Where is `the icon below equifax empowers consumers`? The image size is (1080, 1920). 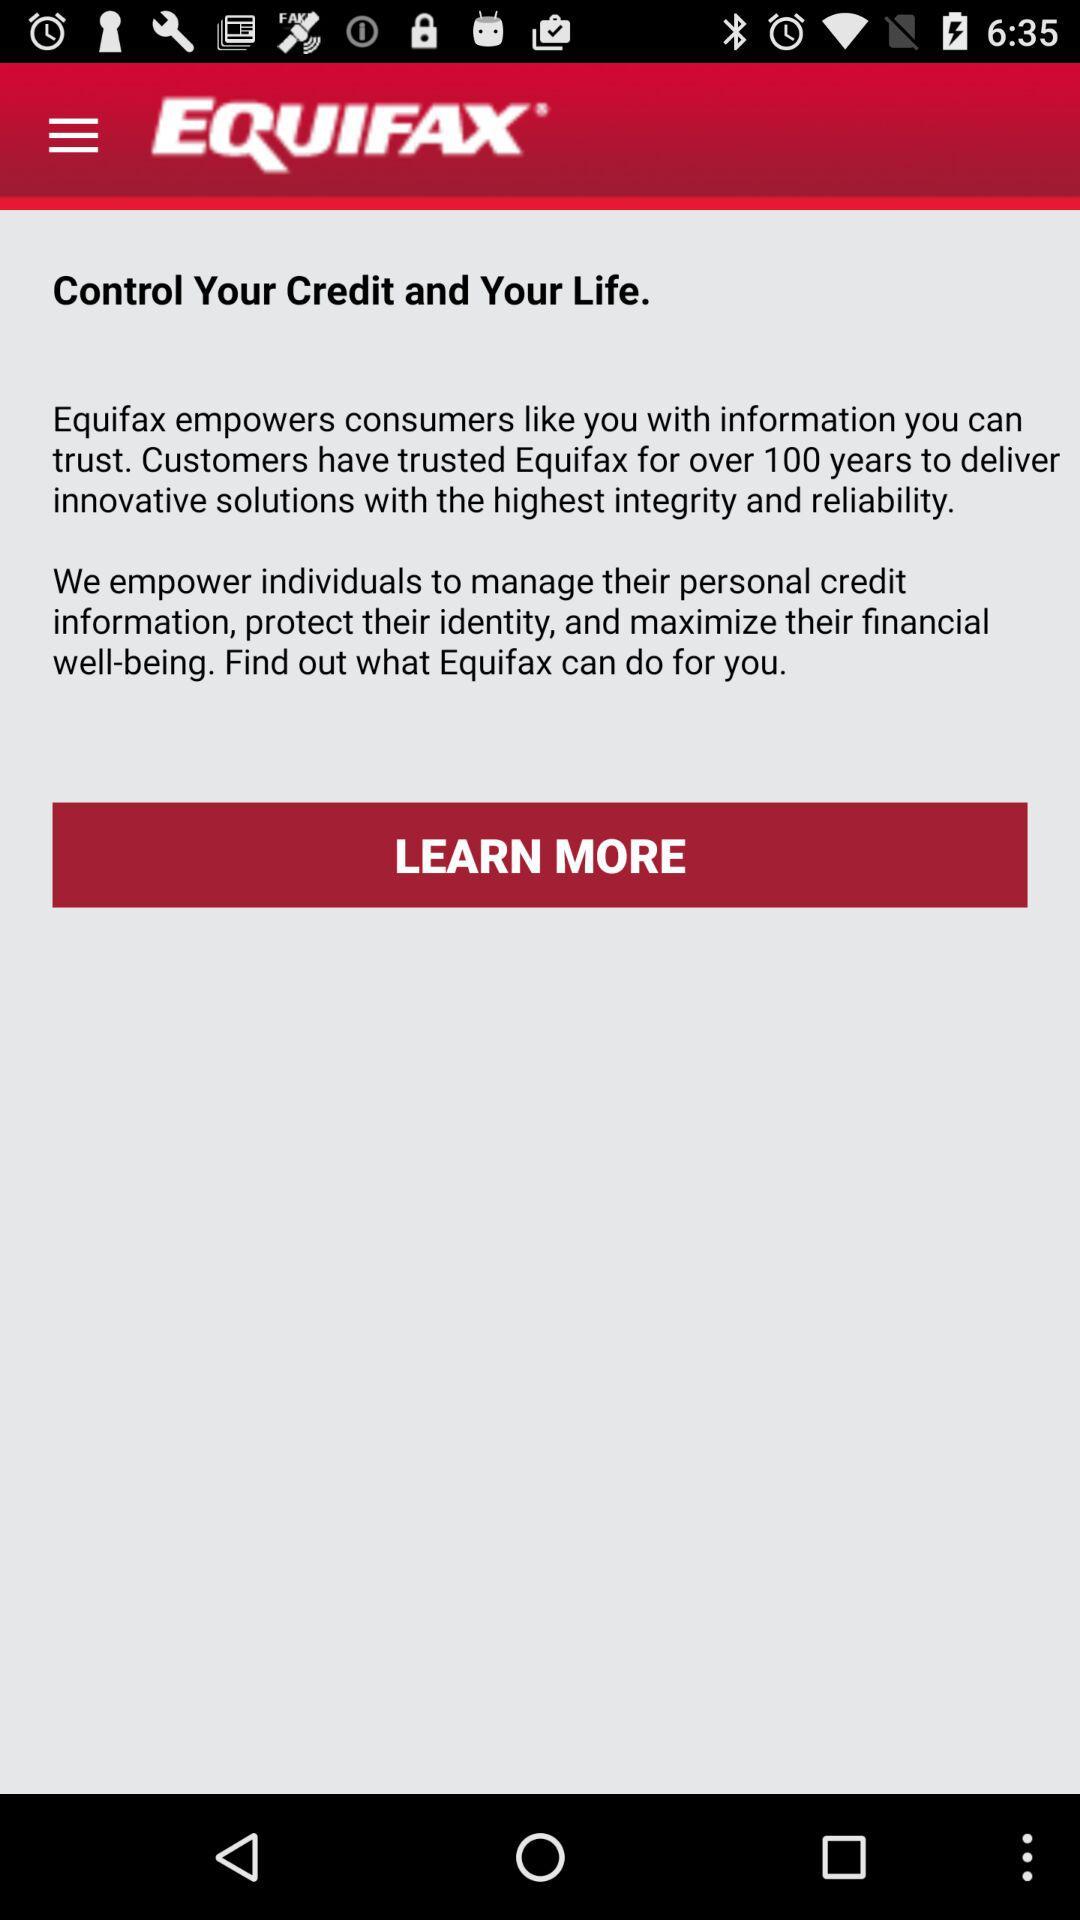
the icon below equifax empowers consumers is located at coordinates (540, 854).